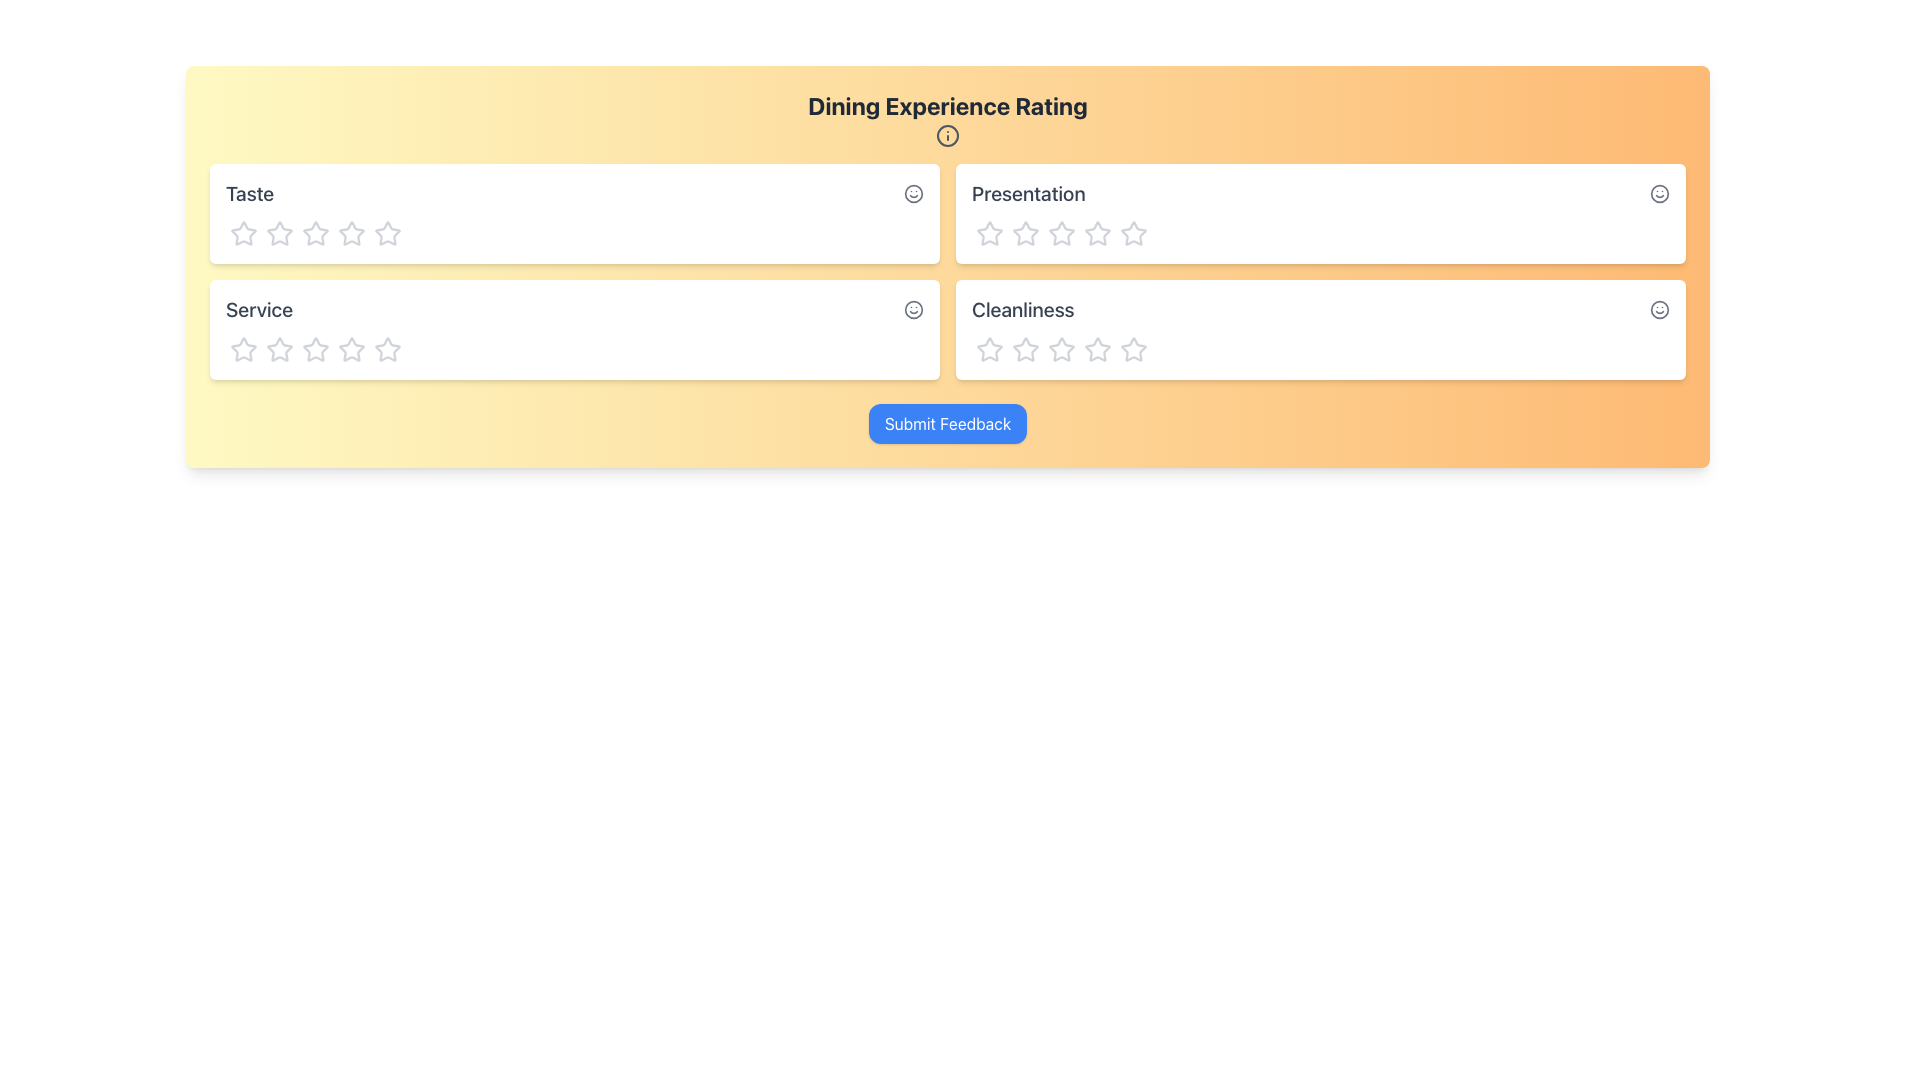  I want to click on the second star icon in the 'Taste' rating section, so click(278, 232).